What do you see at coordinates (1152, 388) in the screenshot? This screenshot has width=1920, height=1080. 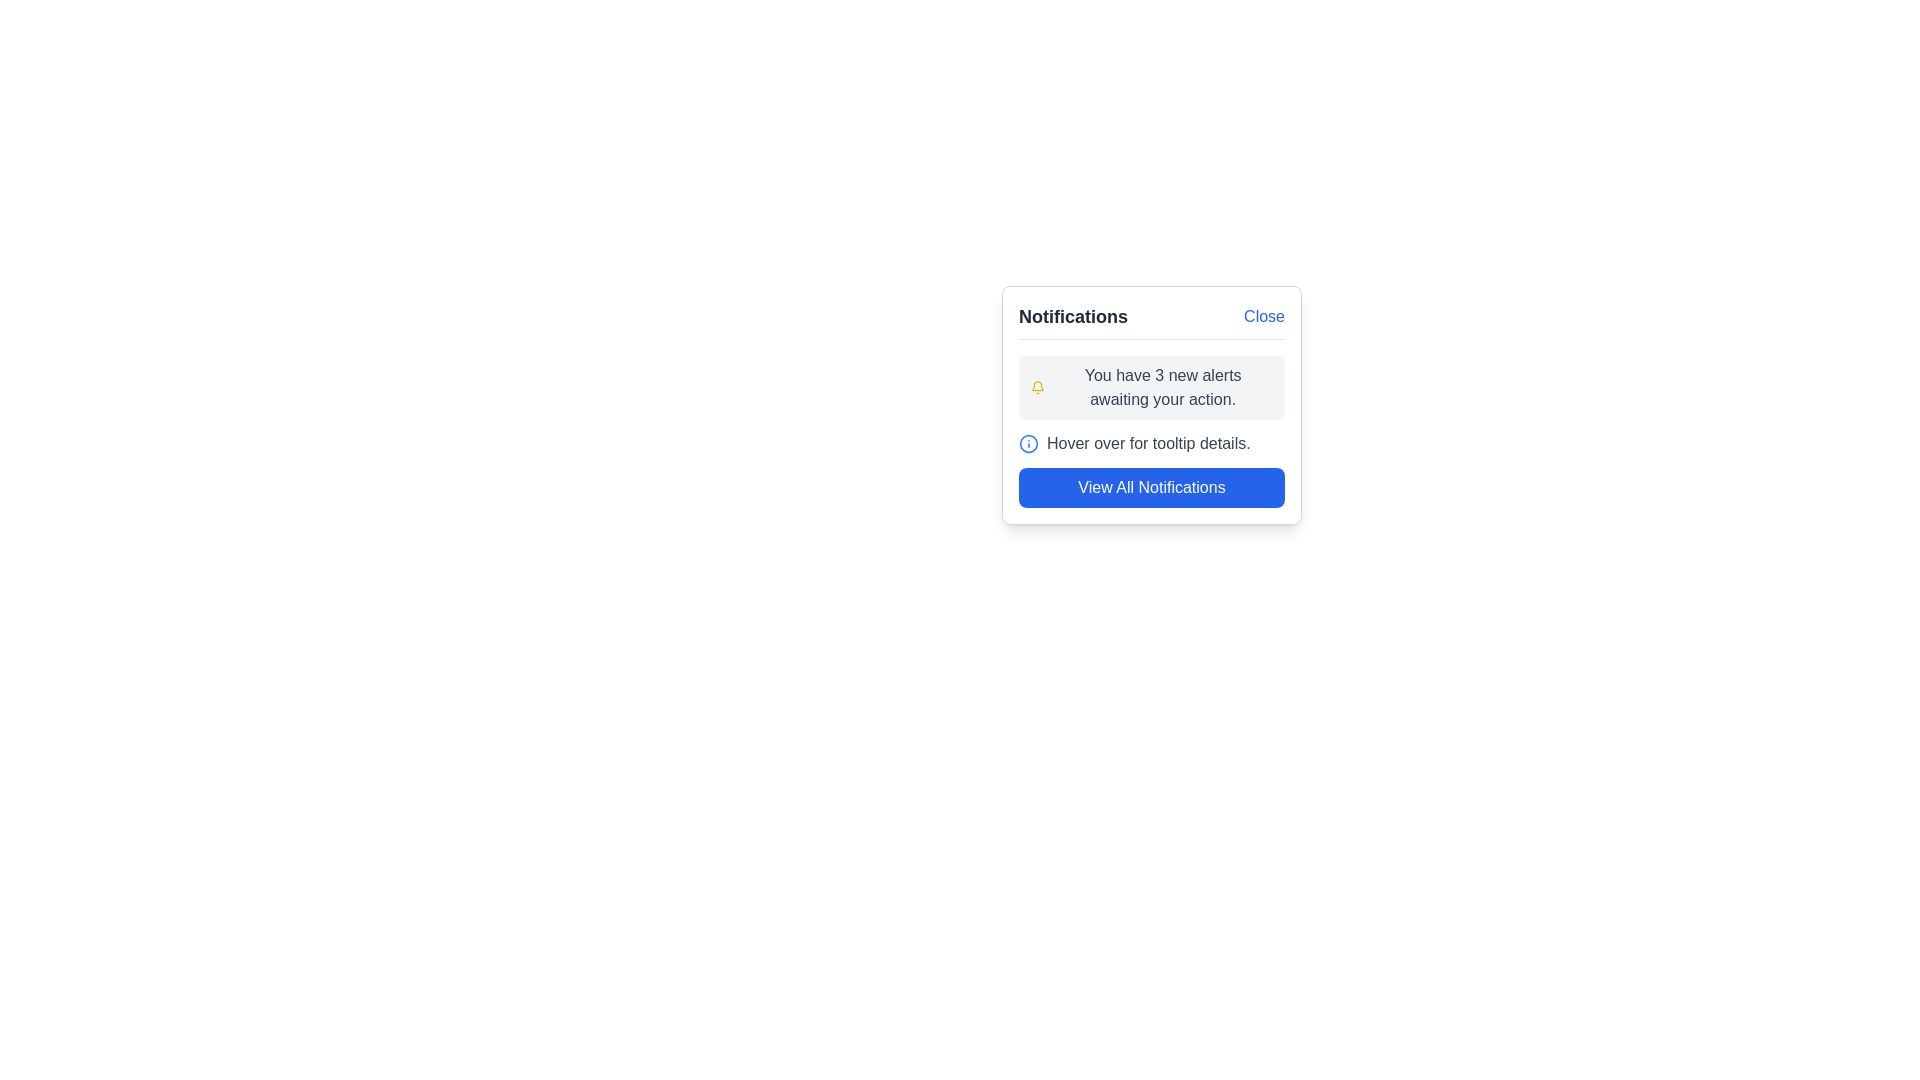 I see `the static informational block containing a yellow notification bell icon and the text message 'You have 3 new alerts awaiting your action.'` at bounding box center [1152, 388].